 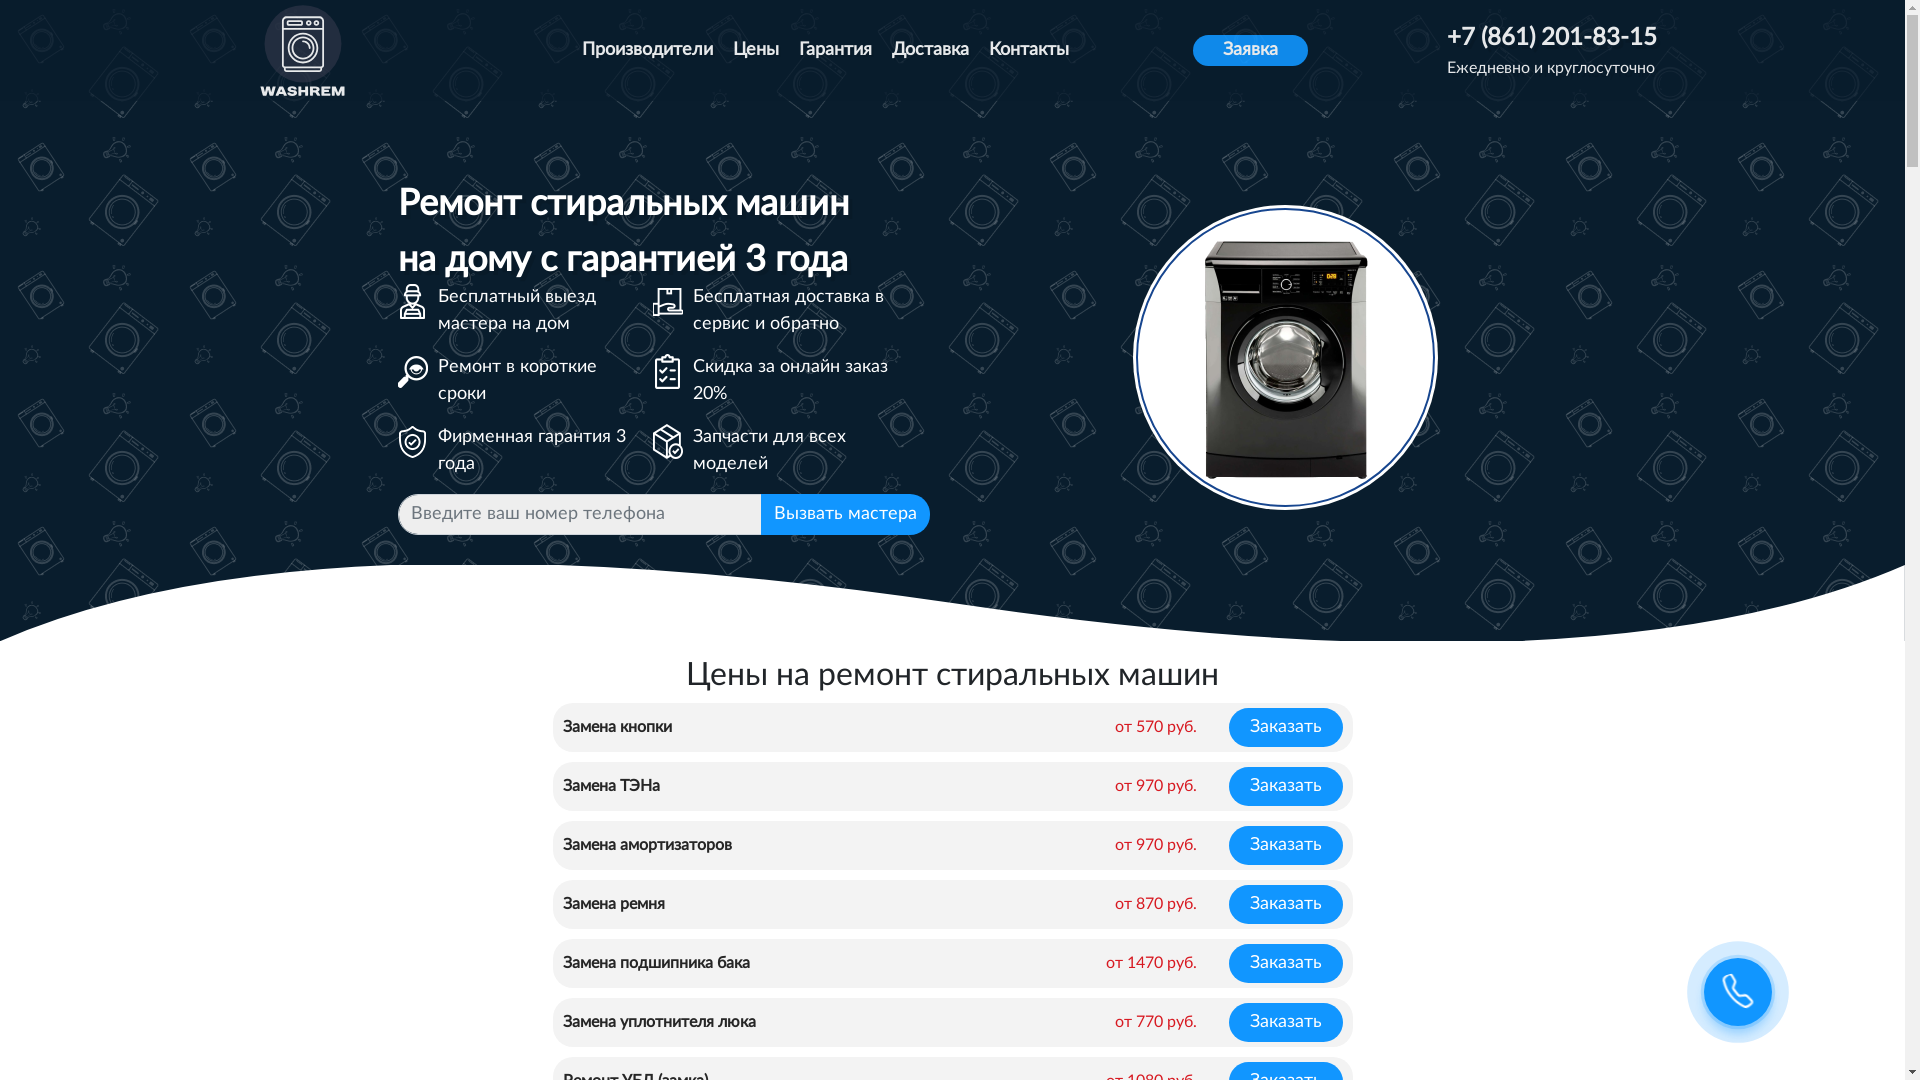 I want to click on '+7 (861) 201-83-15', so click(x=1550, y=38).